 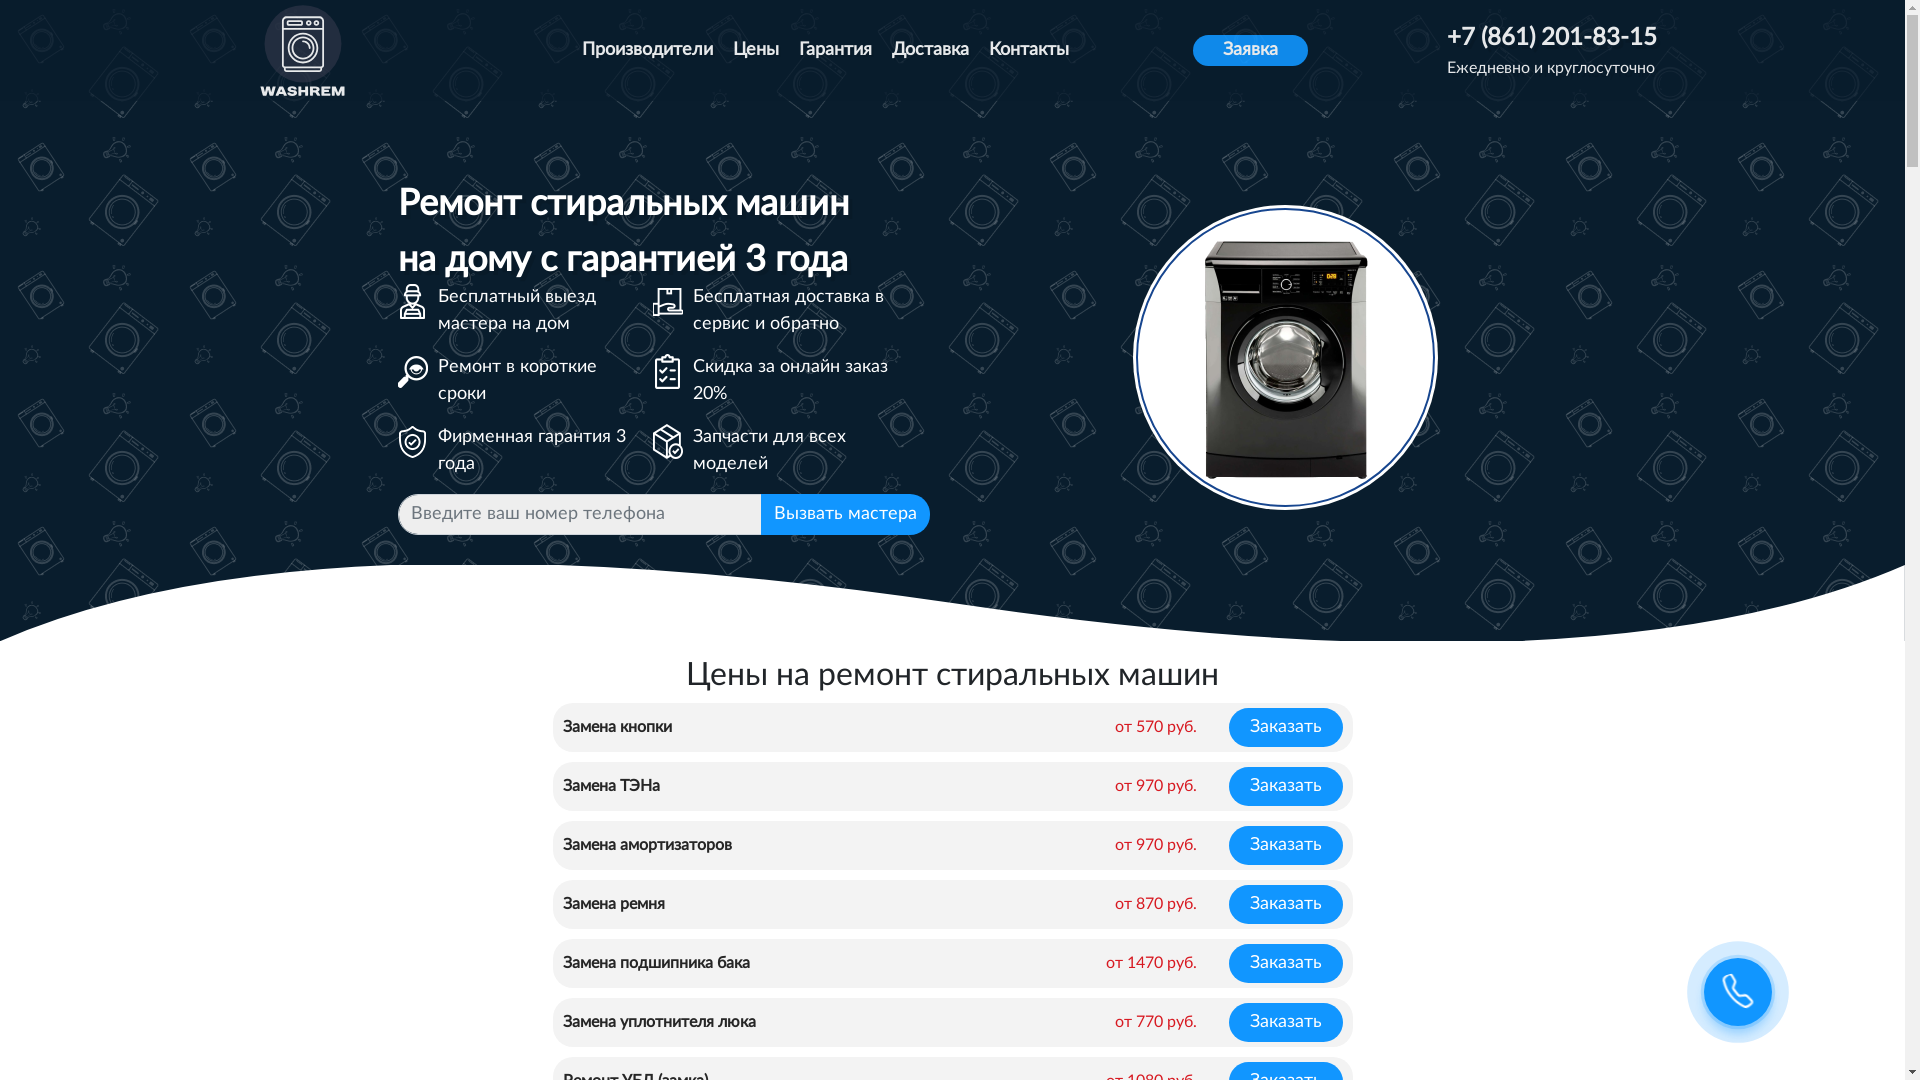 I want to click on '+7 (861) 201-83-15', so click(x=1550, y=38).